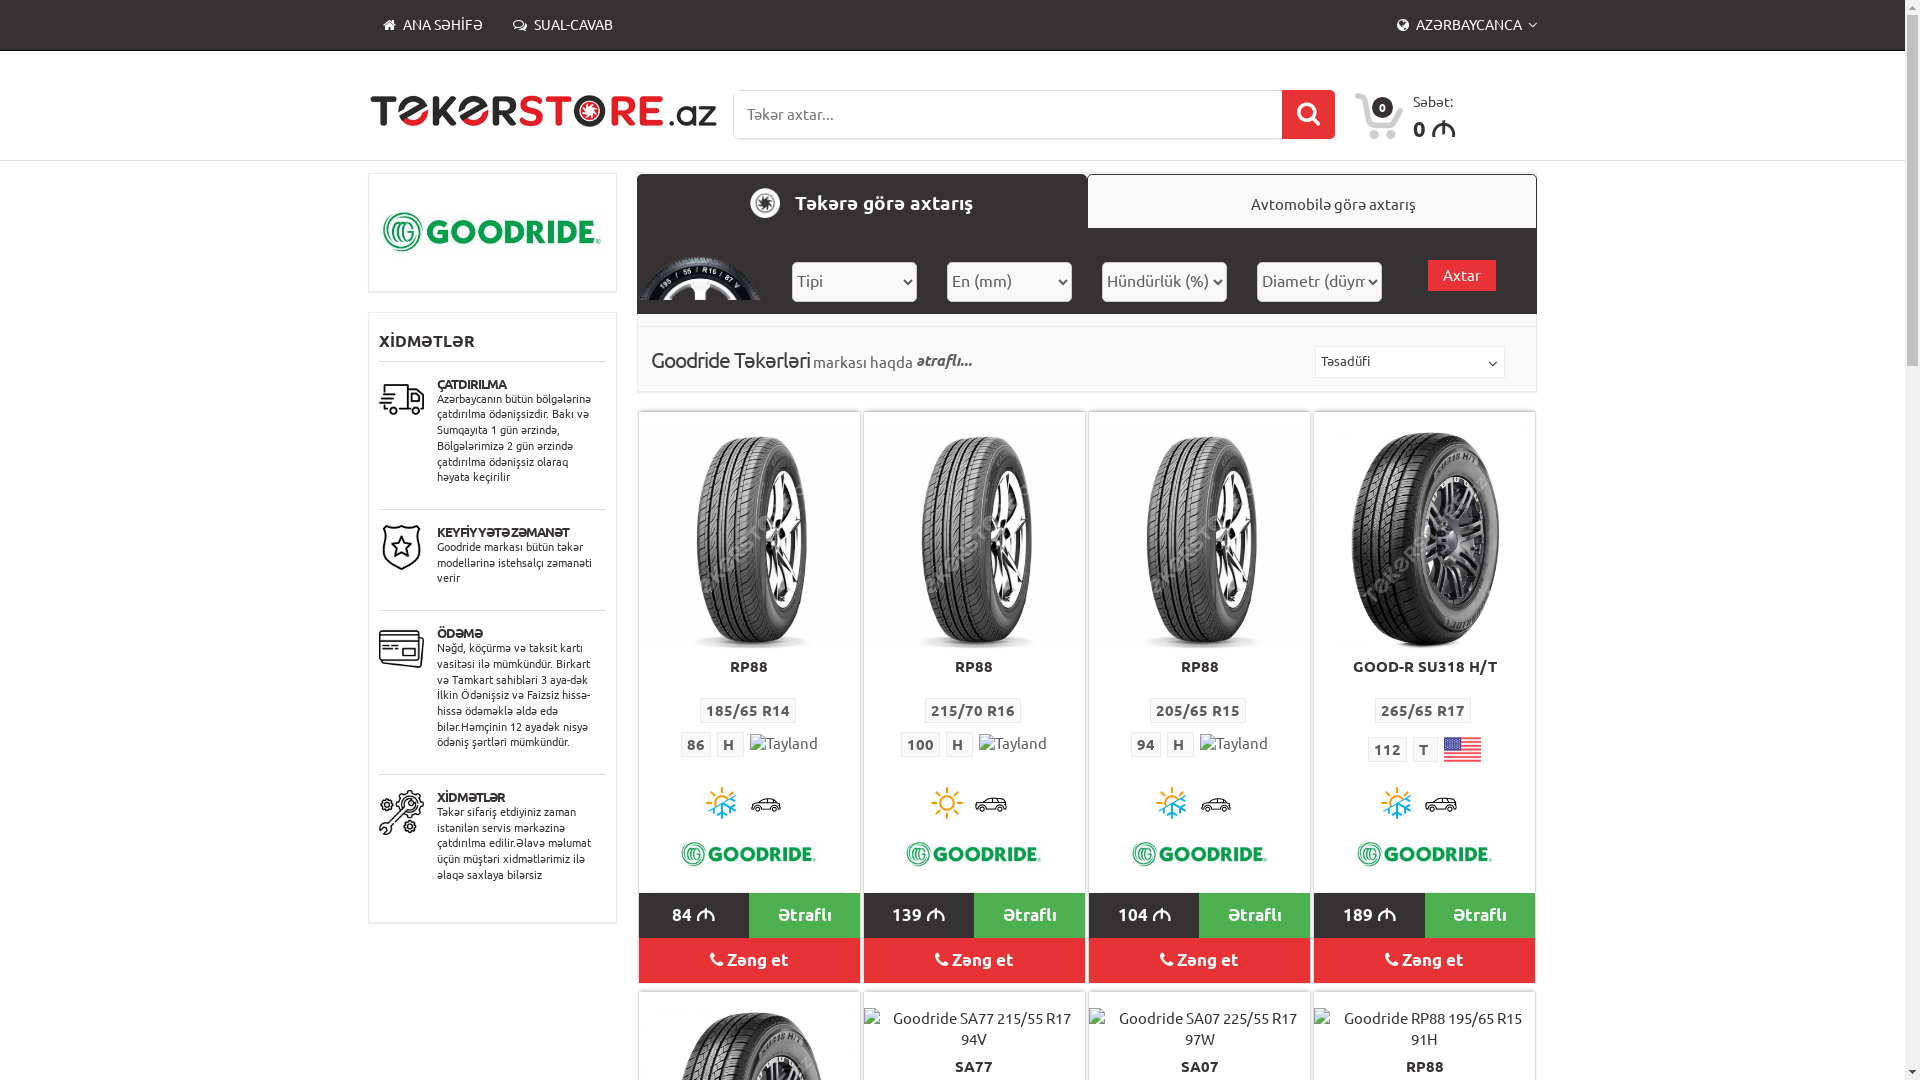 This screenshot has width=1920, height=1080. What do you see at coordinates (728, 666) in the screenshot?
I see `'RP88'` at bounding box center [728, 666].